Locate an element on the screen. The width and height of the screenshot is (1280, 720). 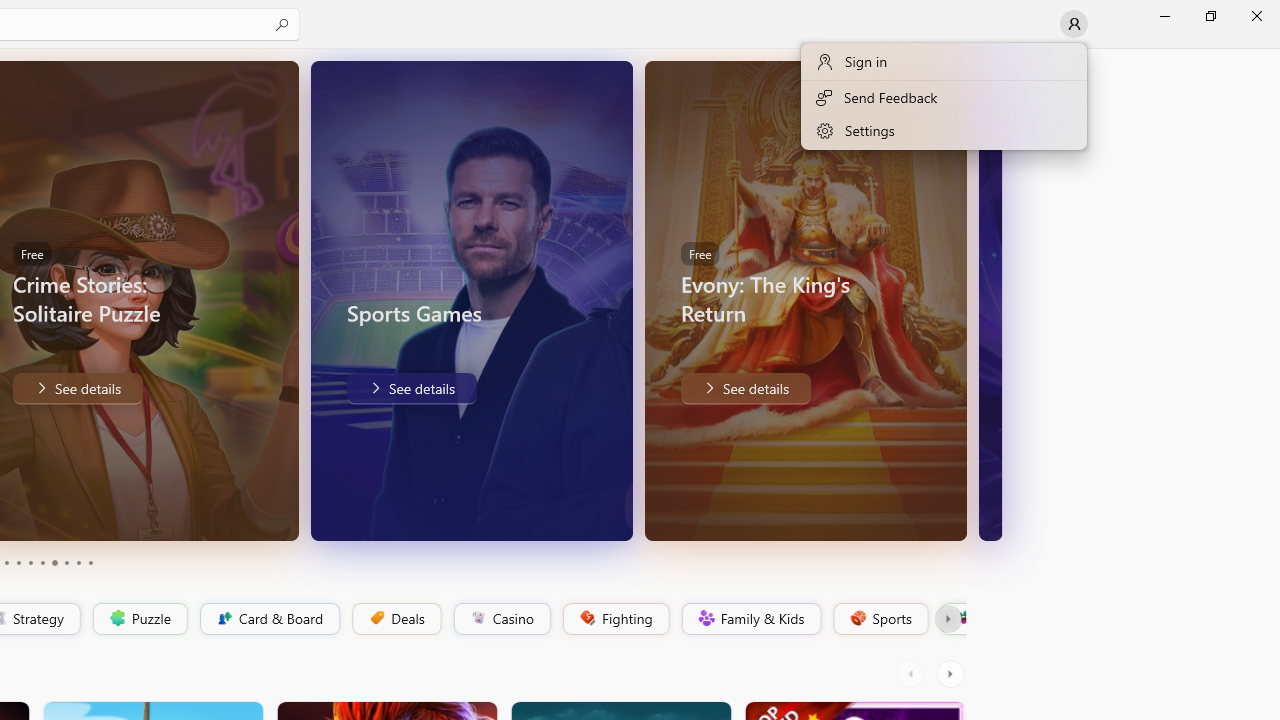
'Platformer' is located at coordinates (951, 618).